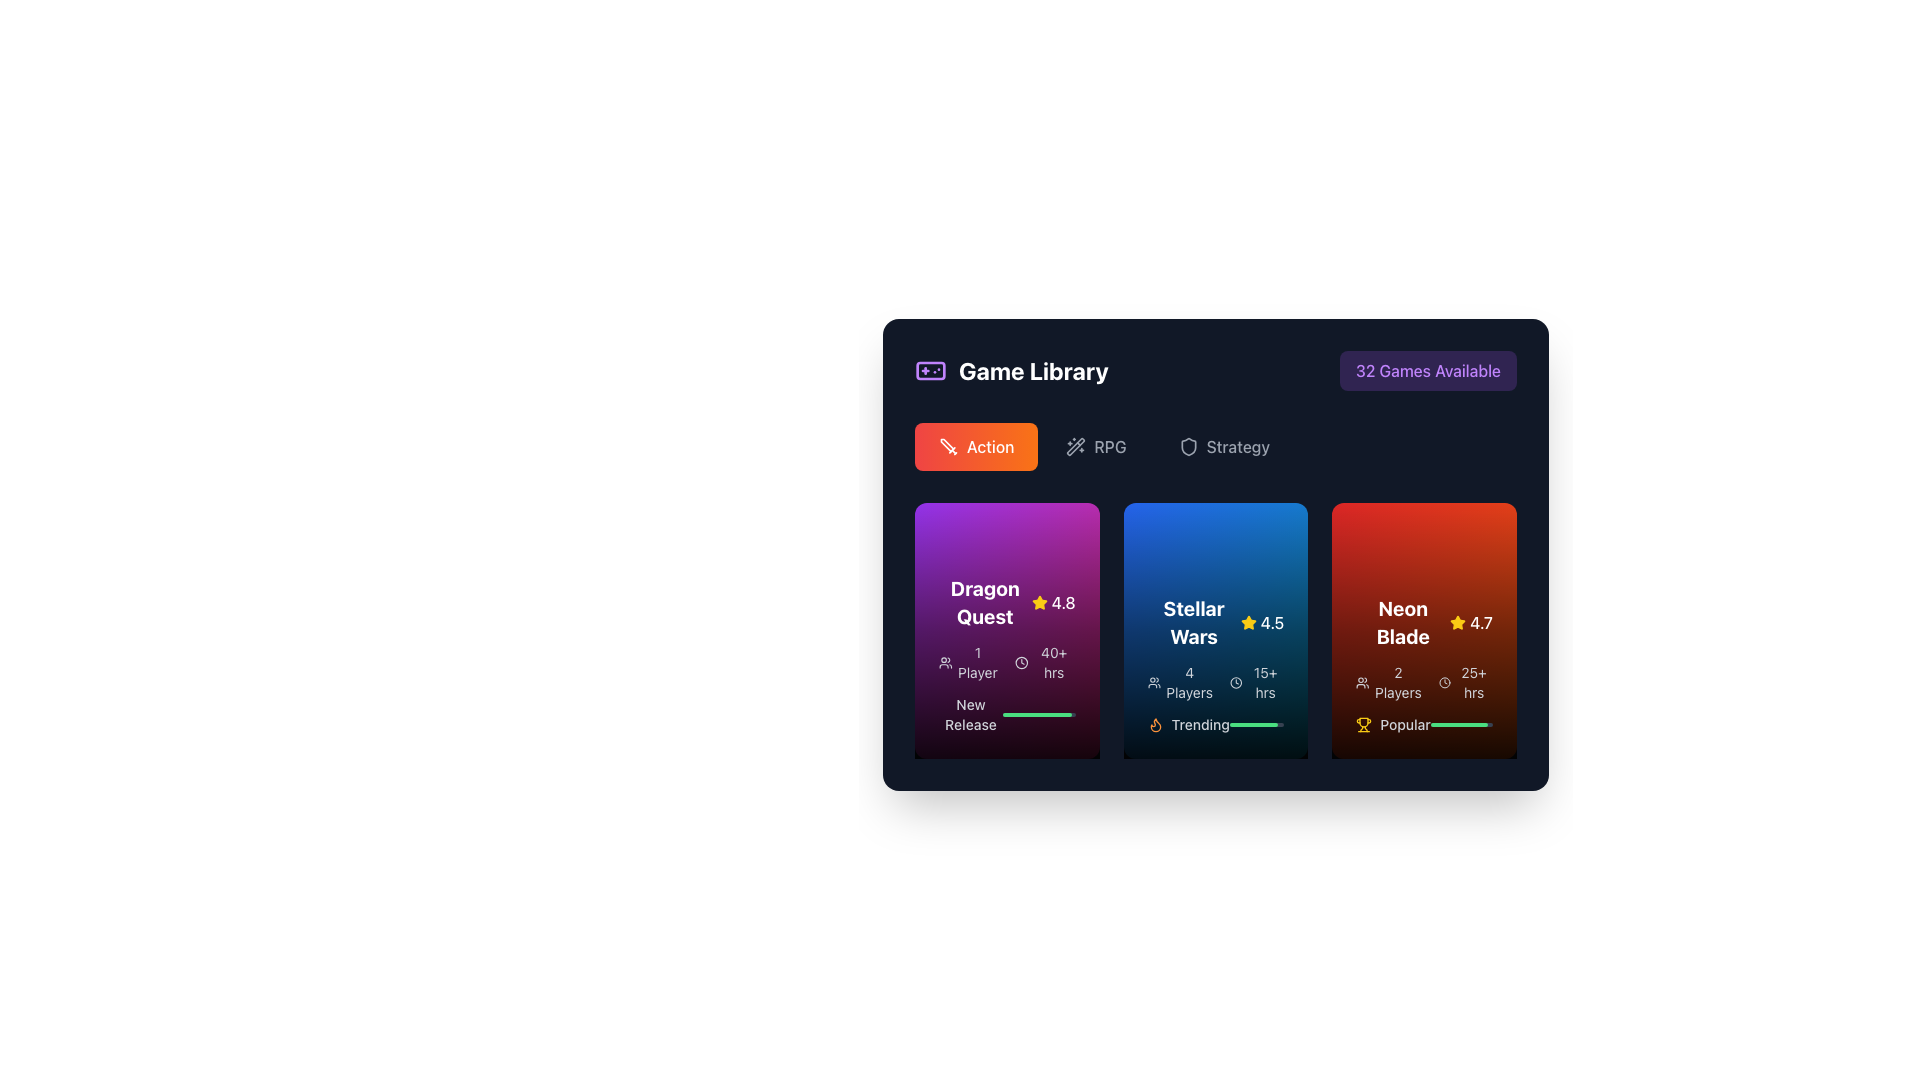  Describe the element at coordinates (1062, 601) in the screenshot. I see `numerical rating displayed on the text label located near the upper-right corner of the leftmost card in the 'Dragon Quest' game information panel, beside the star icon` at that location.